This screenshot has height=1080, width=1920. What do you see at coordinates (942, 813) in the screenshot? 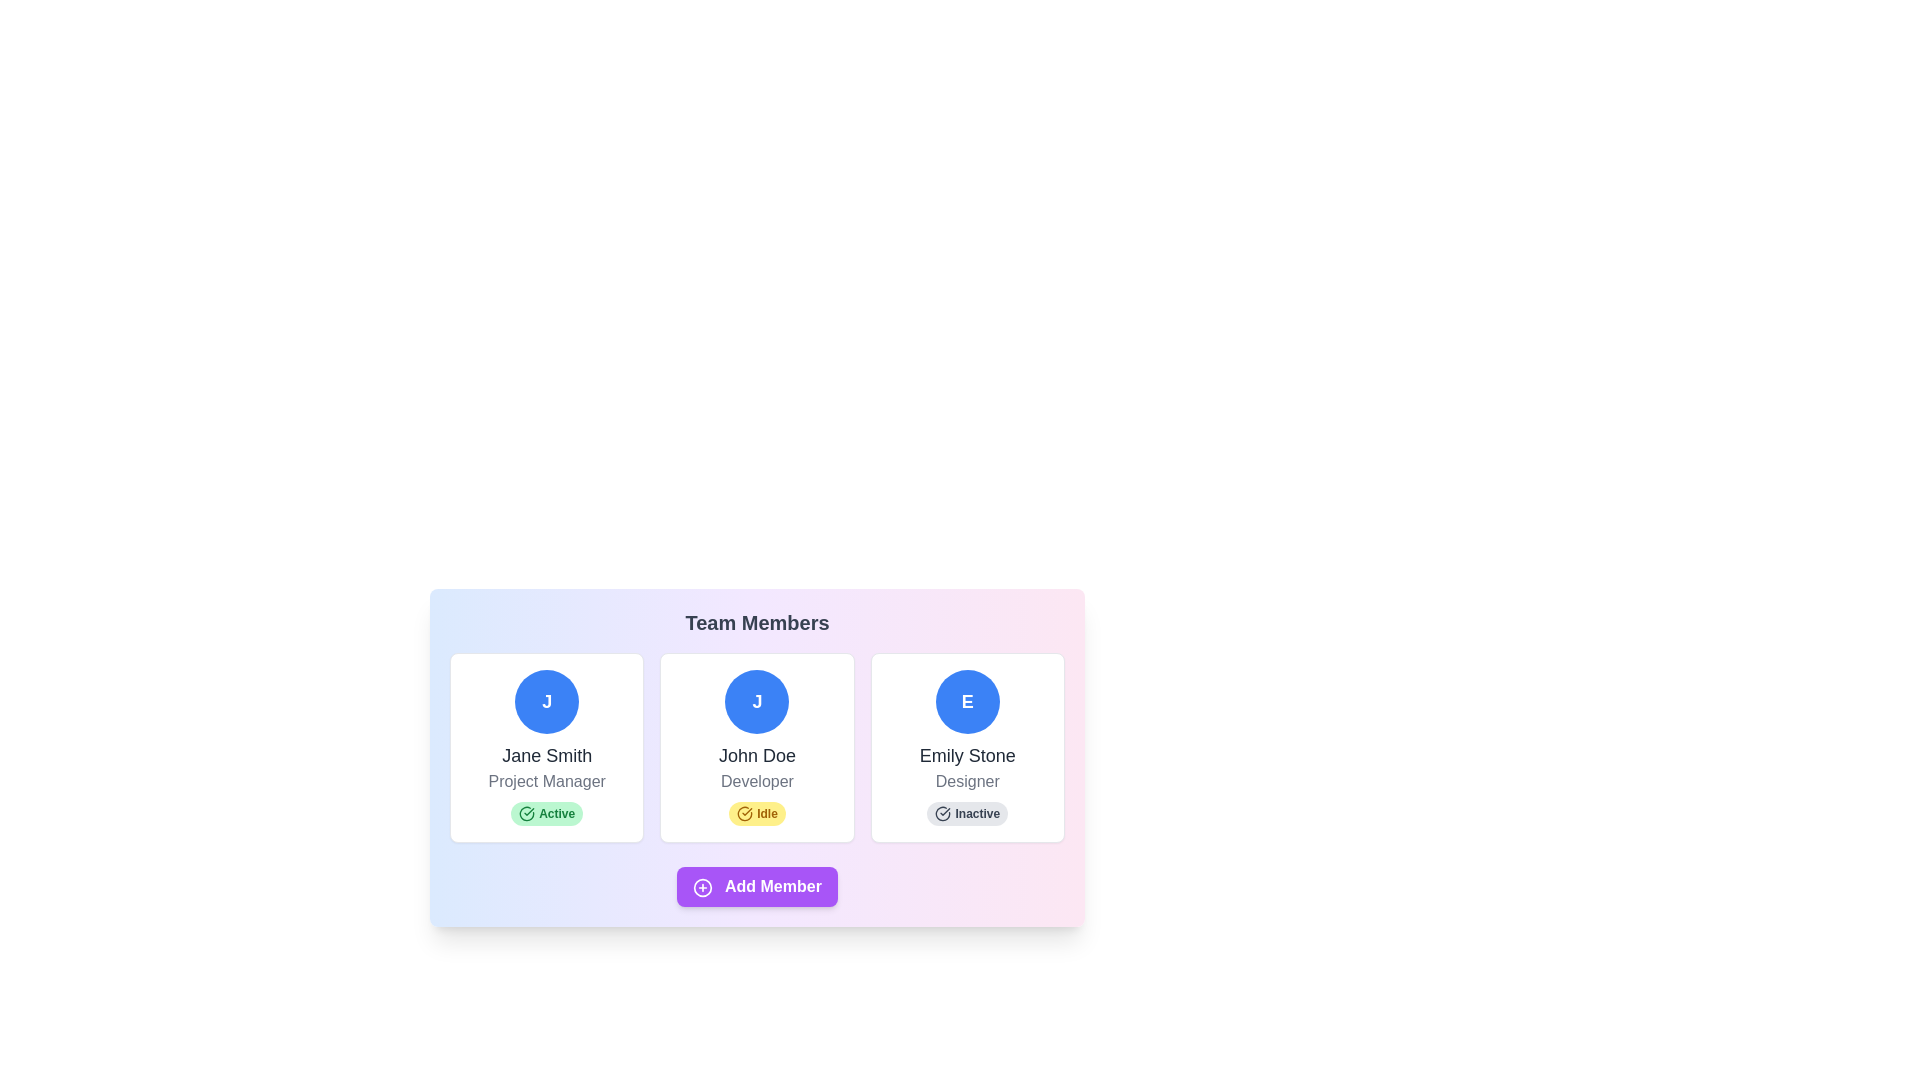
I see `the SVG icon resembling a check mark inside a circle, which is located to the left of the 'Inactive' label in the bottom part of the rightmost card` at bounding box center [942, 813].